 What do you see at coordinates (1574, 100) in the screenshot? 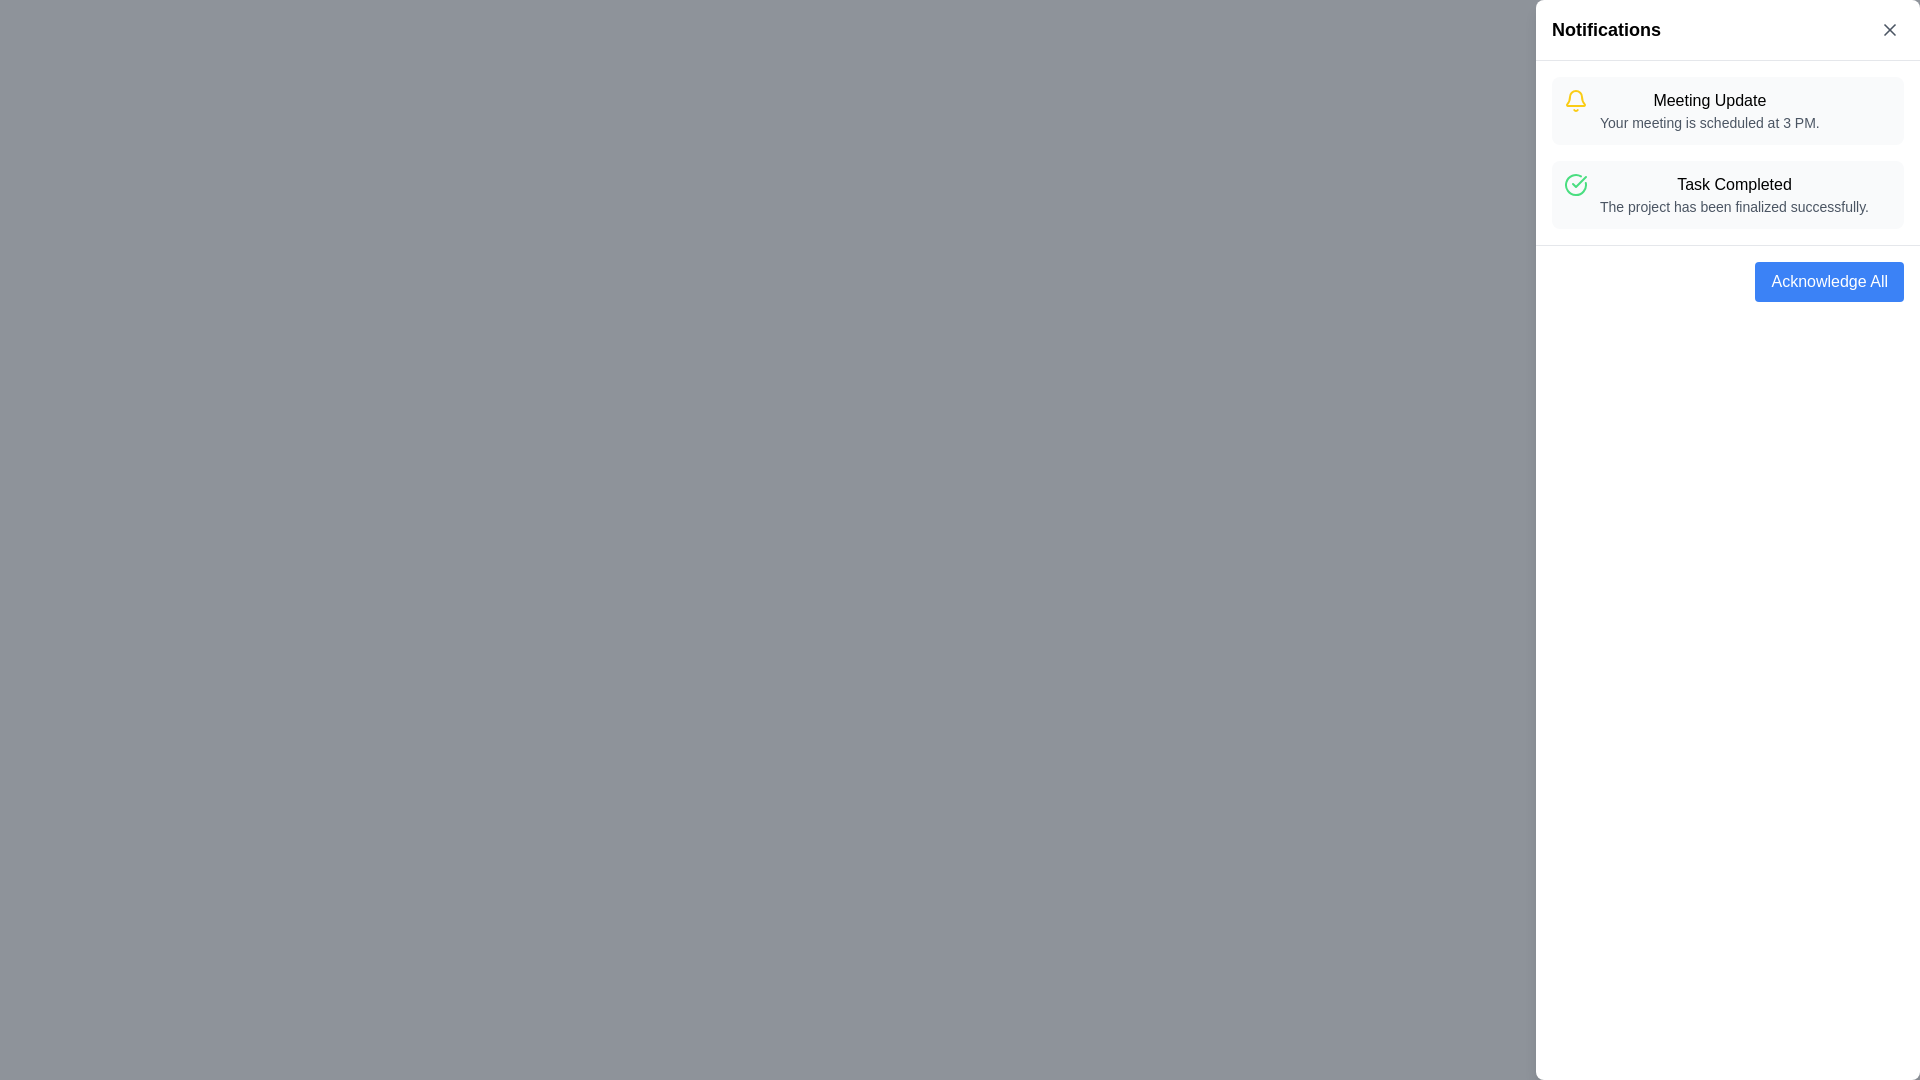
I see `the golden yellow bell icon located at the top-left corner of the notification card` at bounding box center [1574, 100].